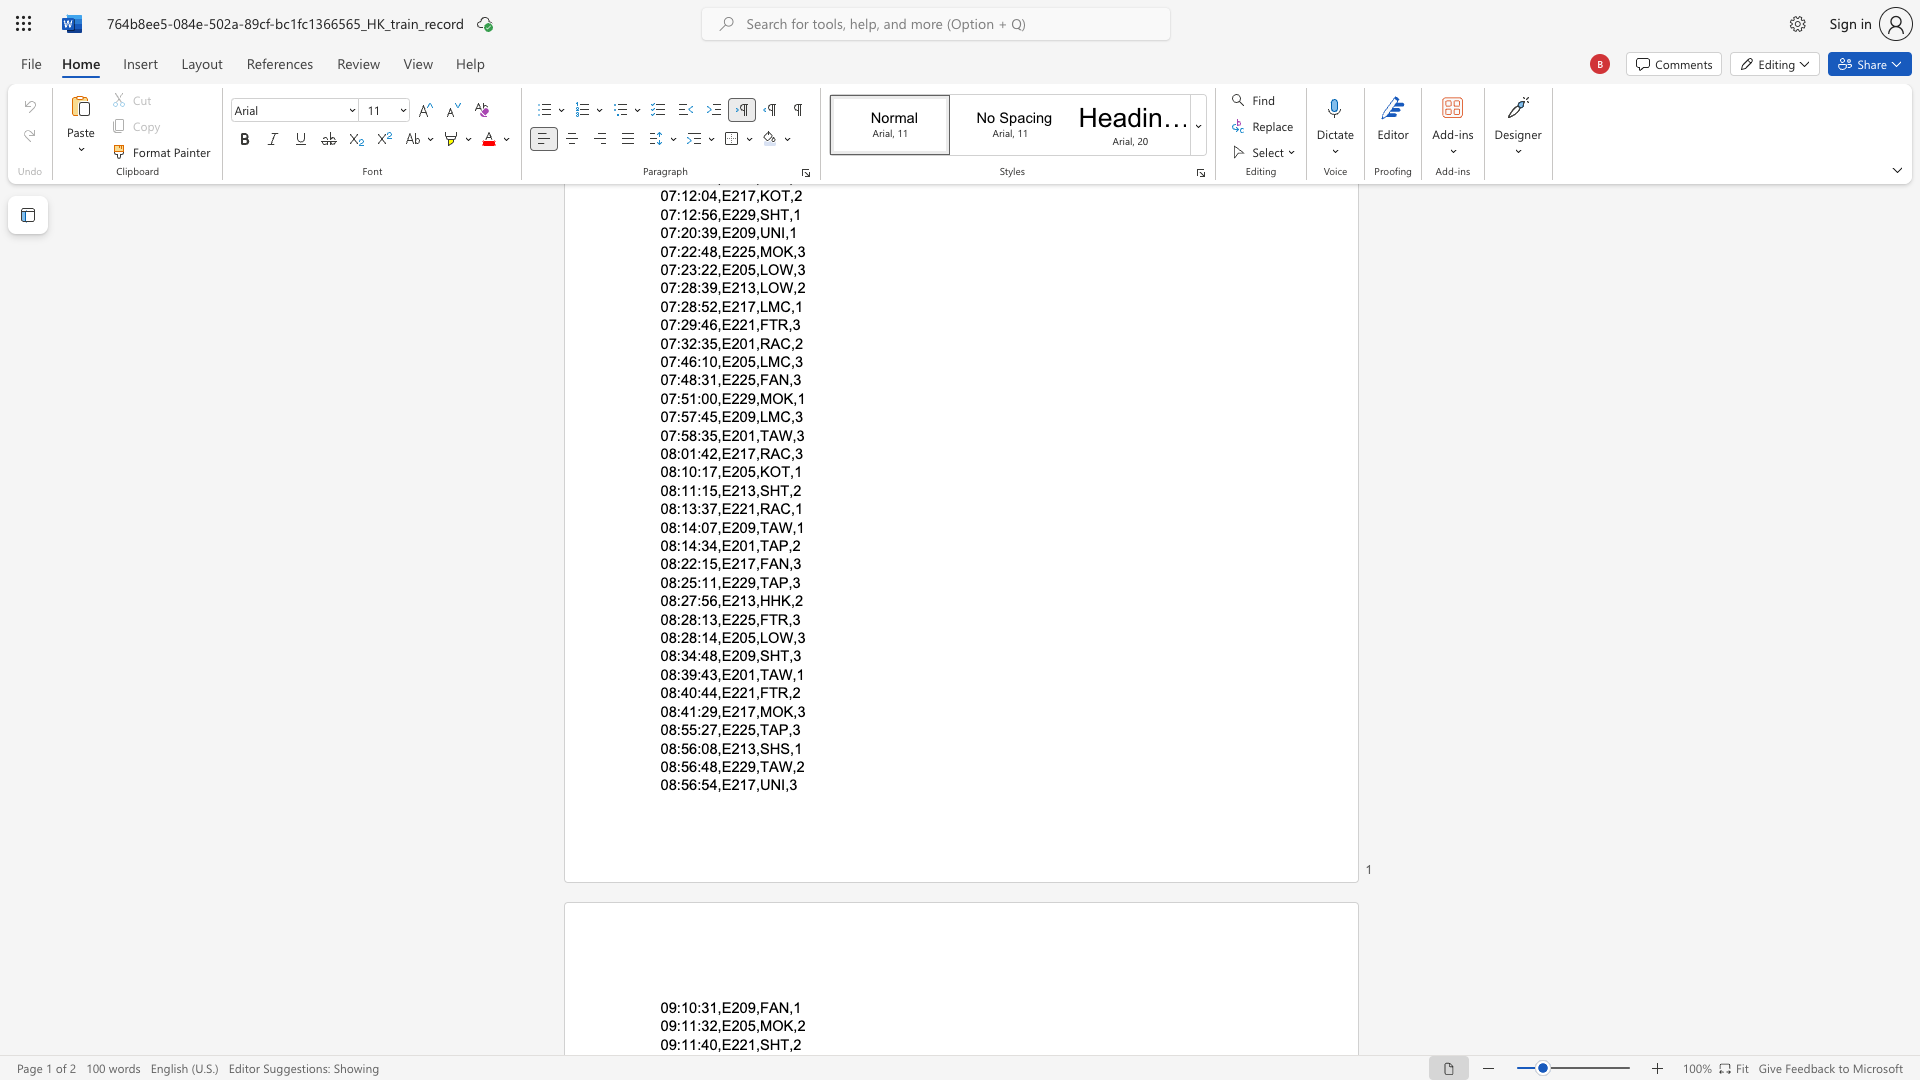  What do you see at coordinates (753, 674) in the screenshot?
I see `the space between the continuous character "1" and "," in the text` at bounding box center [753, 674].